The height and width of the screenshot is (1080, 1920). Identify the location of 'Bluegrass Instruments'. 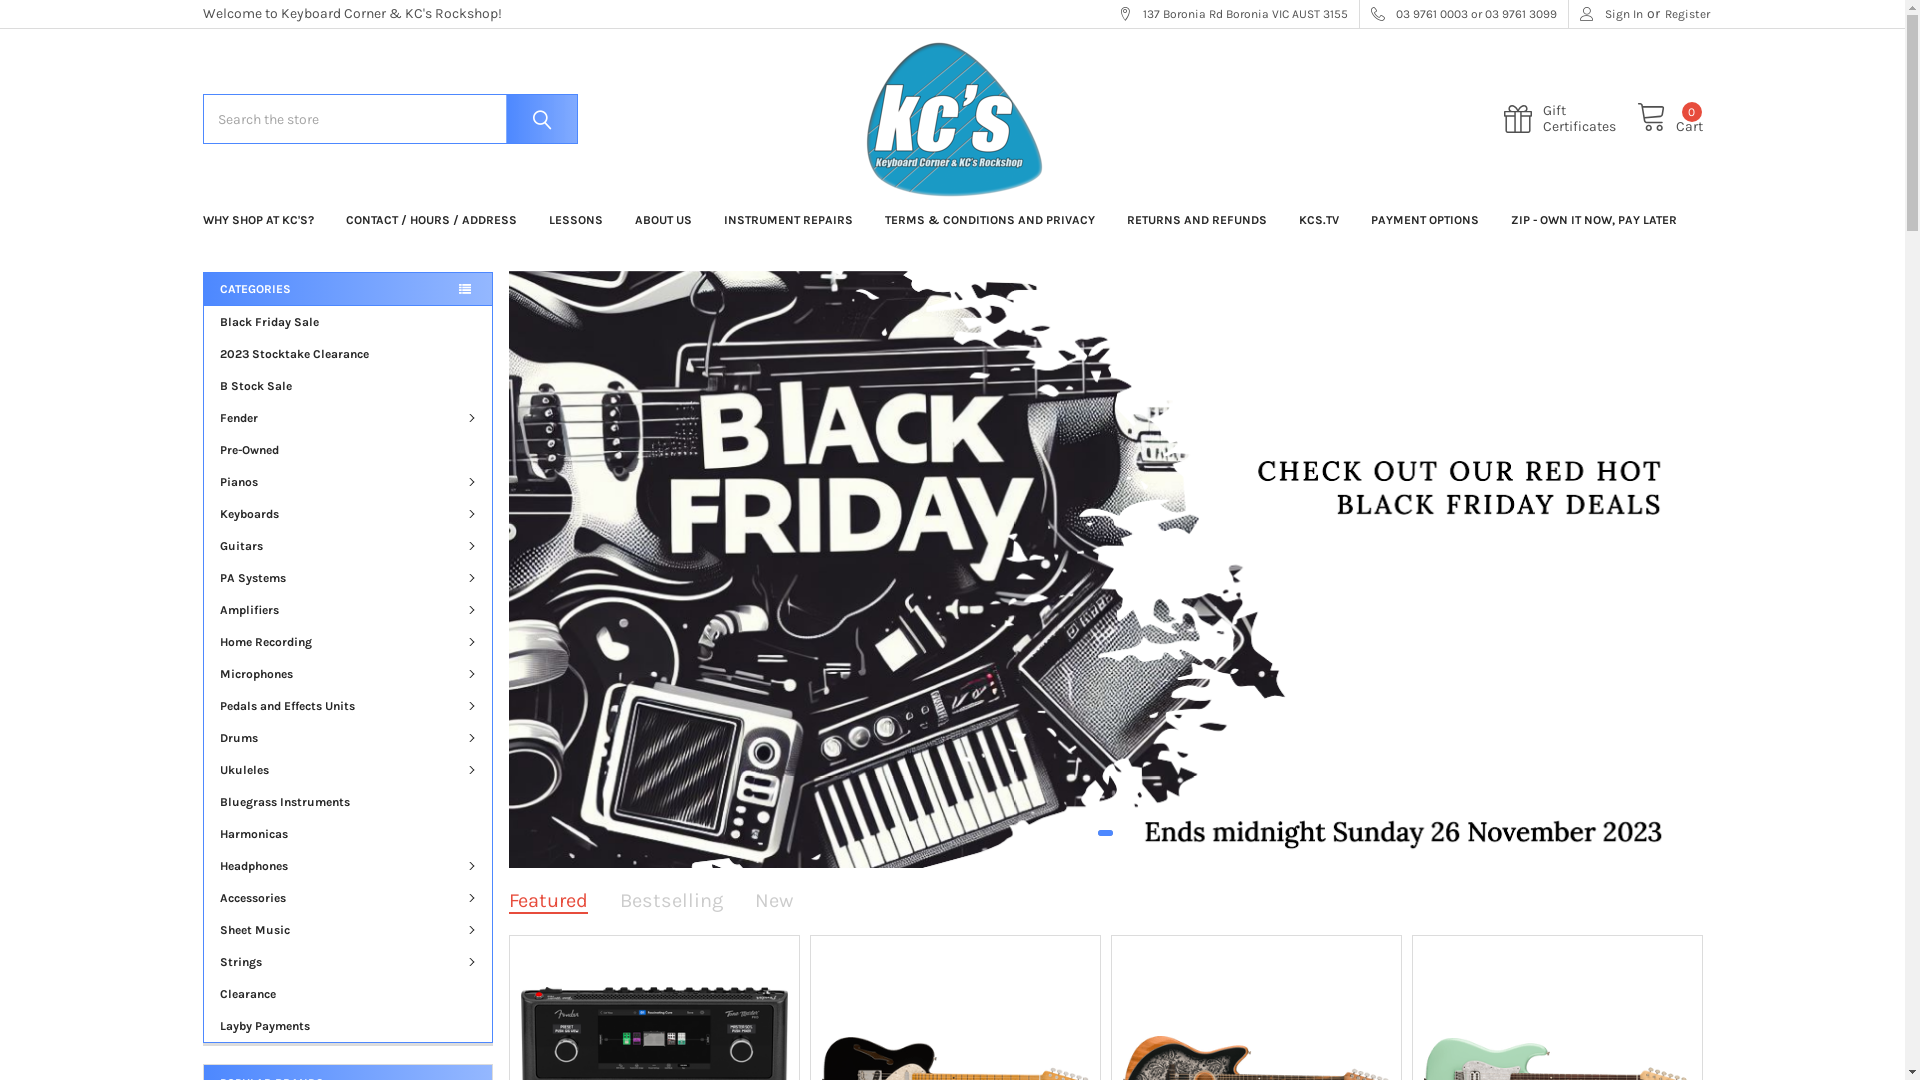
(347, 801).